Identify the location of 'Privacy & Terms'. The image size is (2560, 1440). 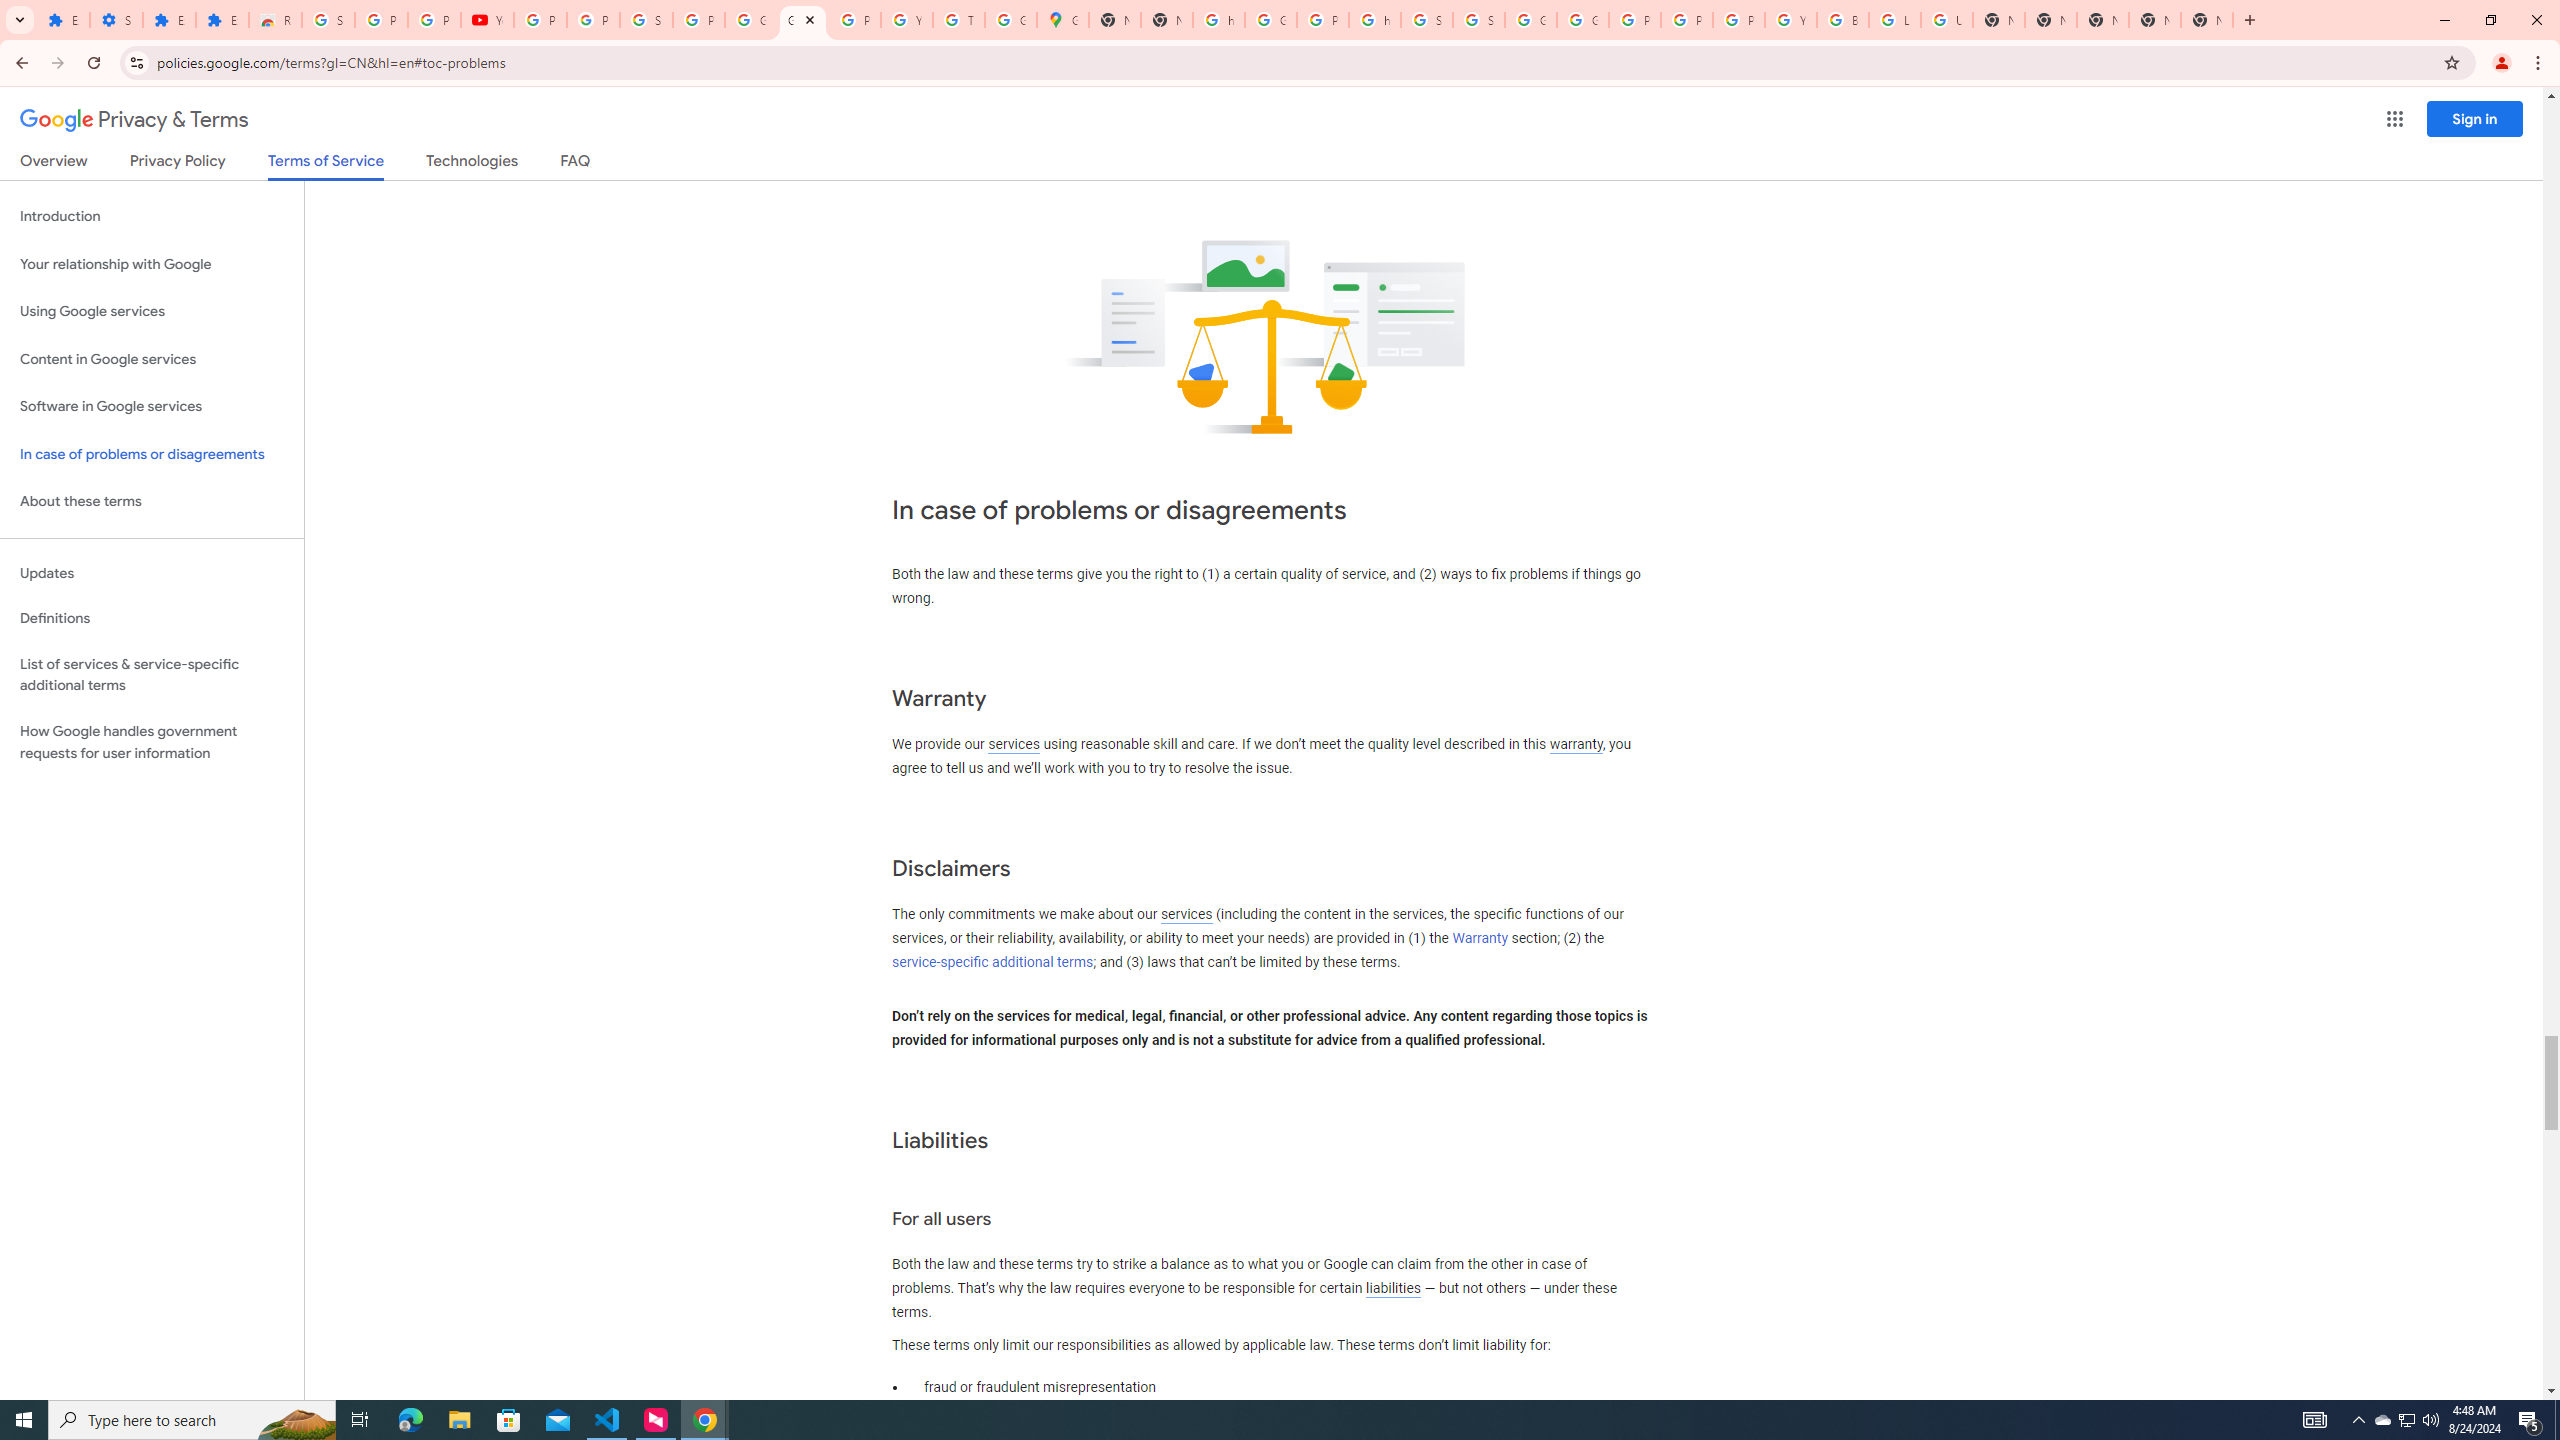
(134, 119).